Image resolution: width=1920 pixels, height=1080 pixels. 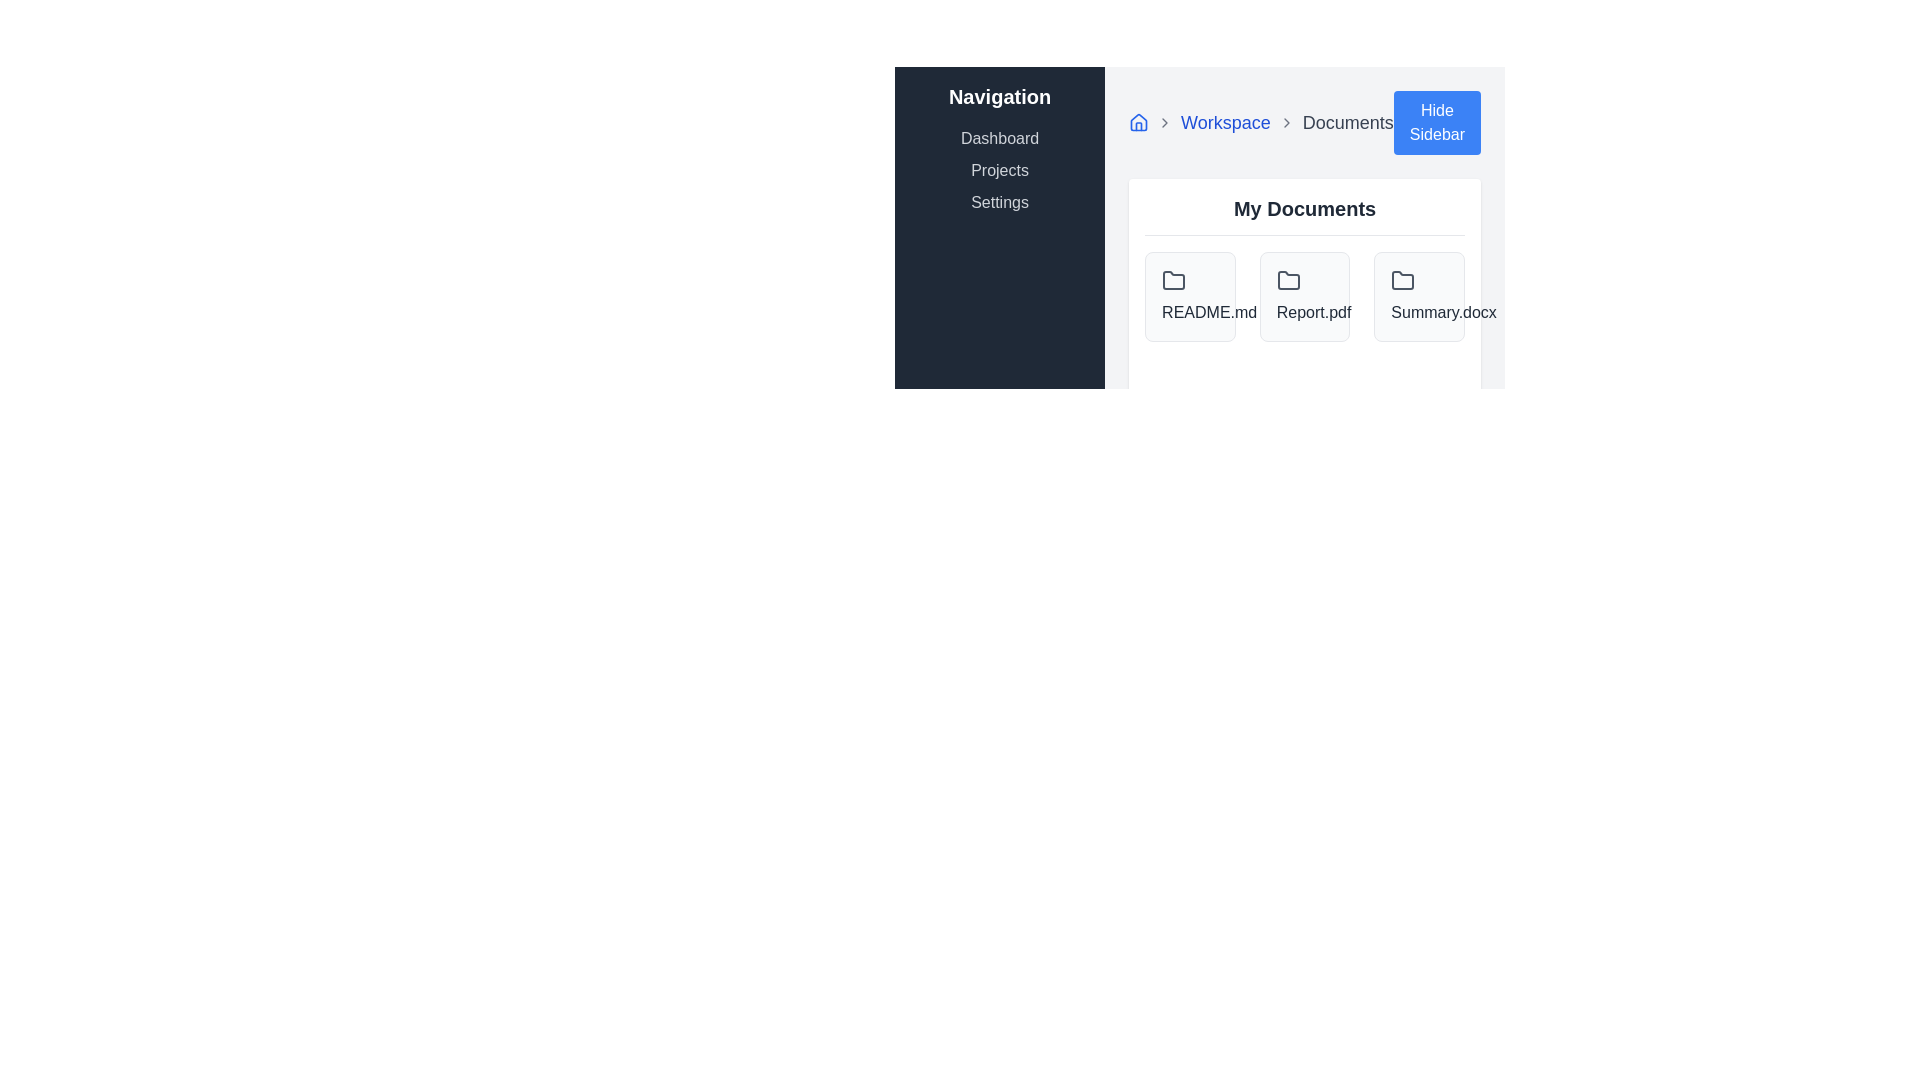 I want to click on the document named 'Summary.docx' located, so click(x=1418, y=297).